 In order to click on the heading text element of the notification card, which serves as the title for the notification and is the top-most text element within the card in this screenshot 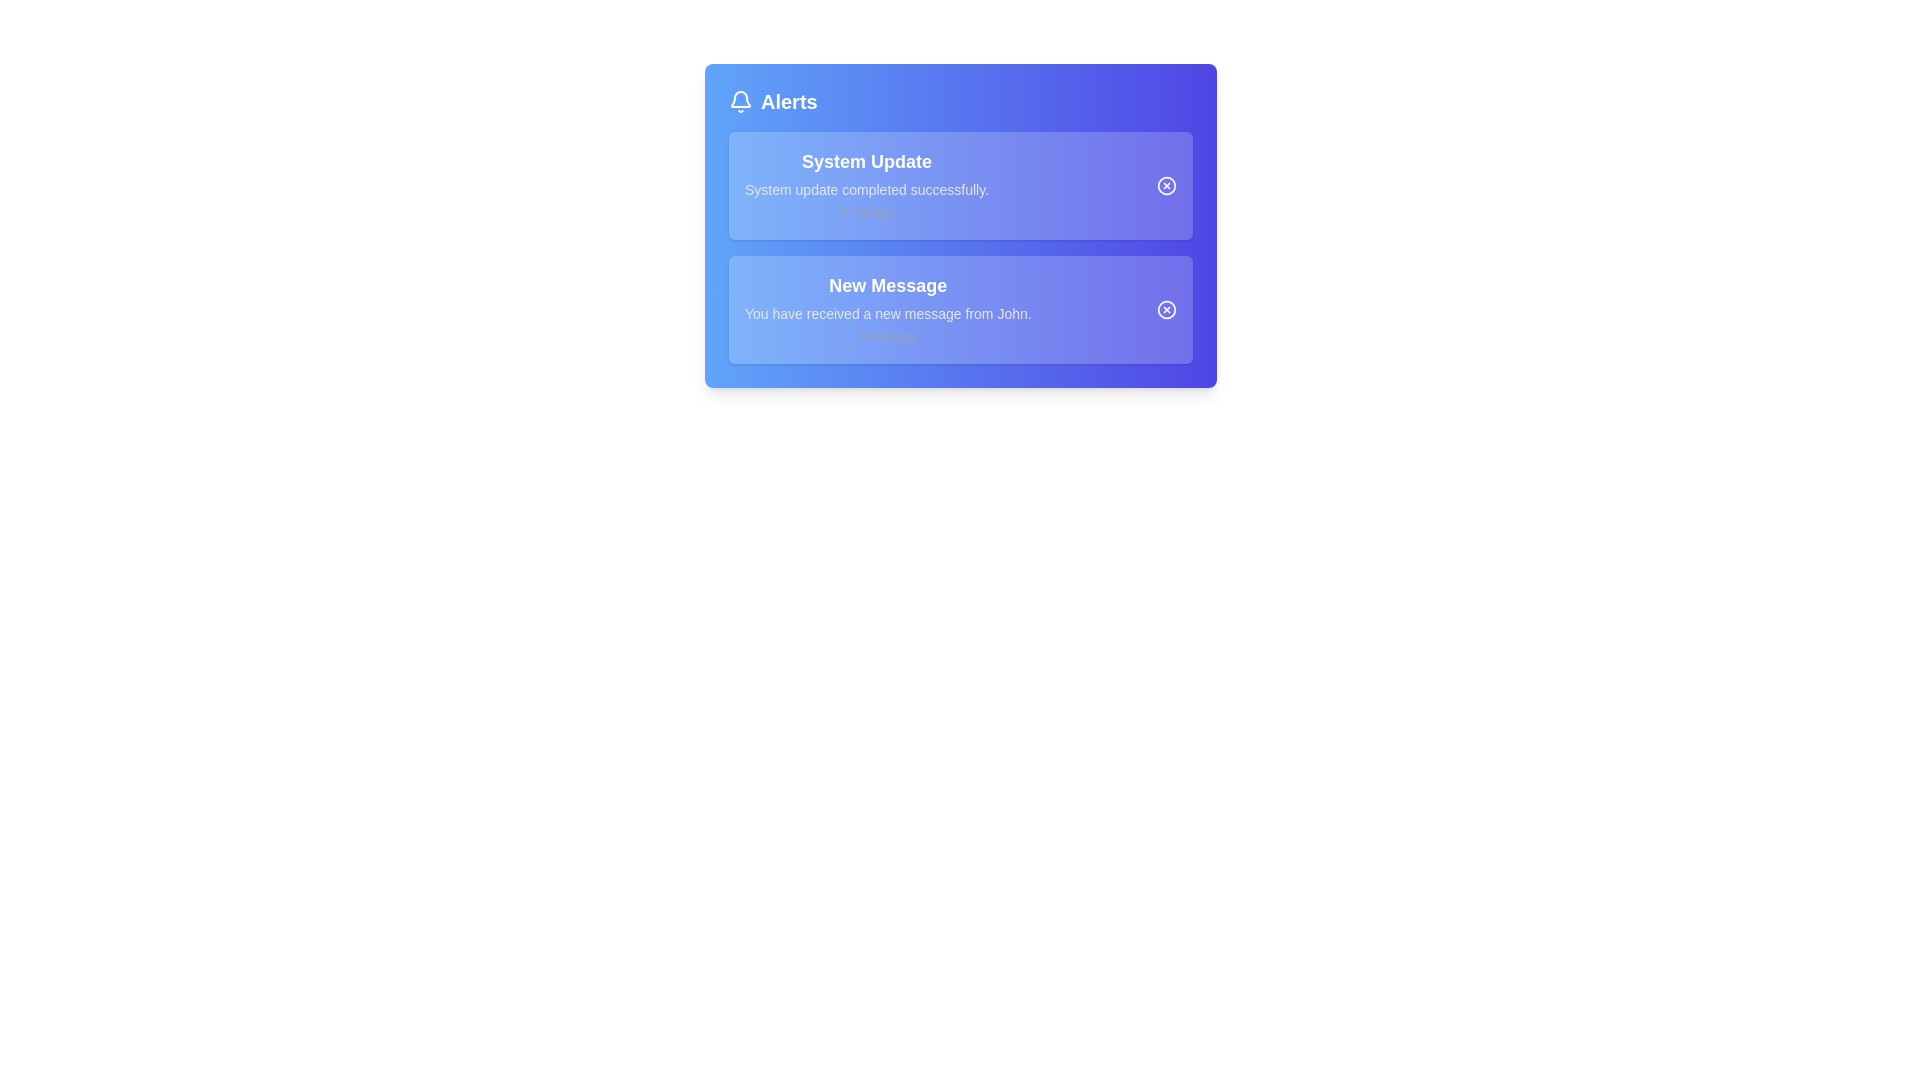, I will do `click(867, 161)`.